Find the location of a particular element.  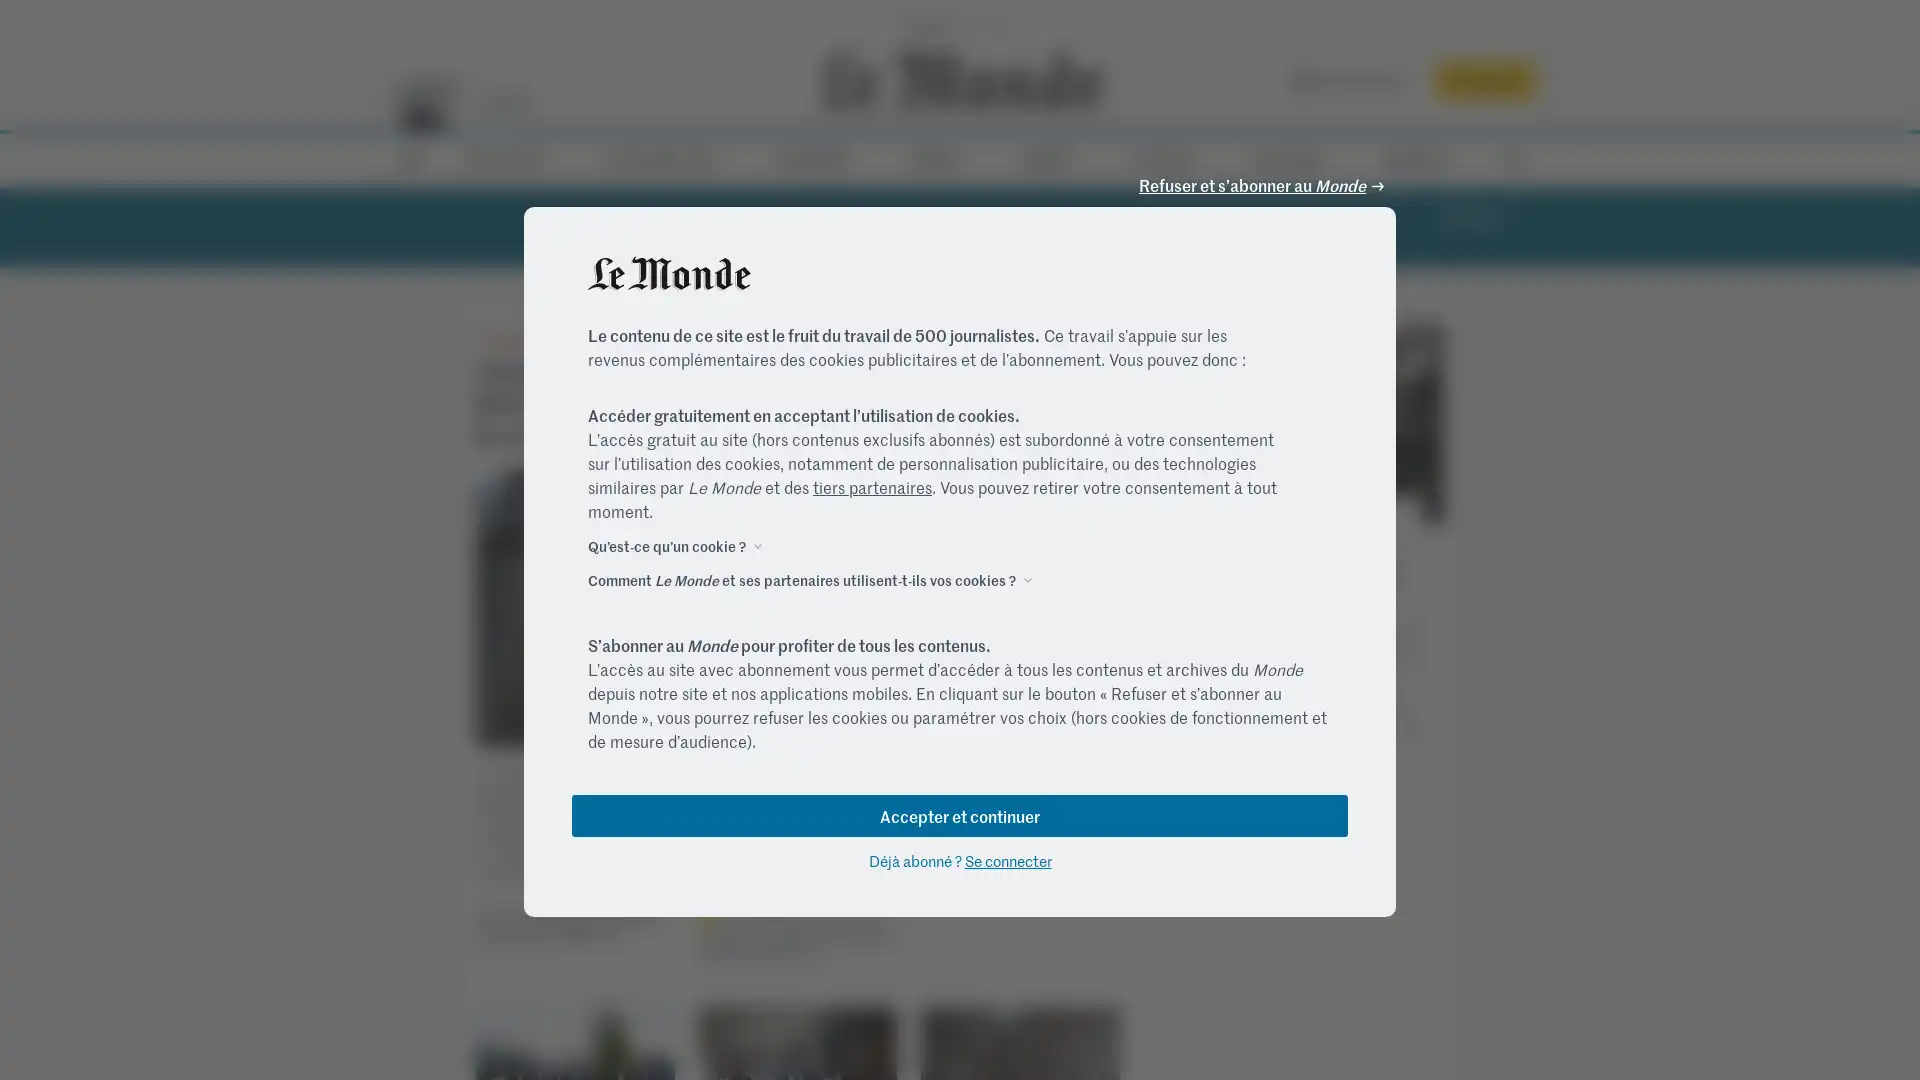

RECHERCHE is located at coordinates (1511, 159).